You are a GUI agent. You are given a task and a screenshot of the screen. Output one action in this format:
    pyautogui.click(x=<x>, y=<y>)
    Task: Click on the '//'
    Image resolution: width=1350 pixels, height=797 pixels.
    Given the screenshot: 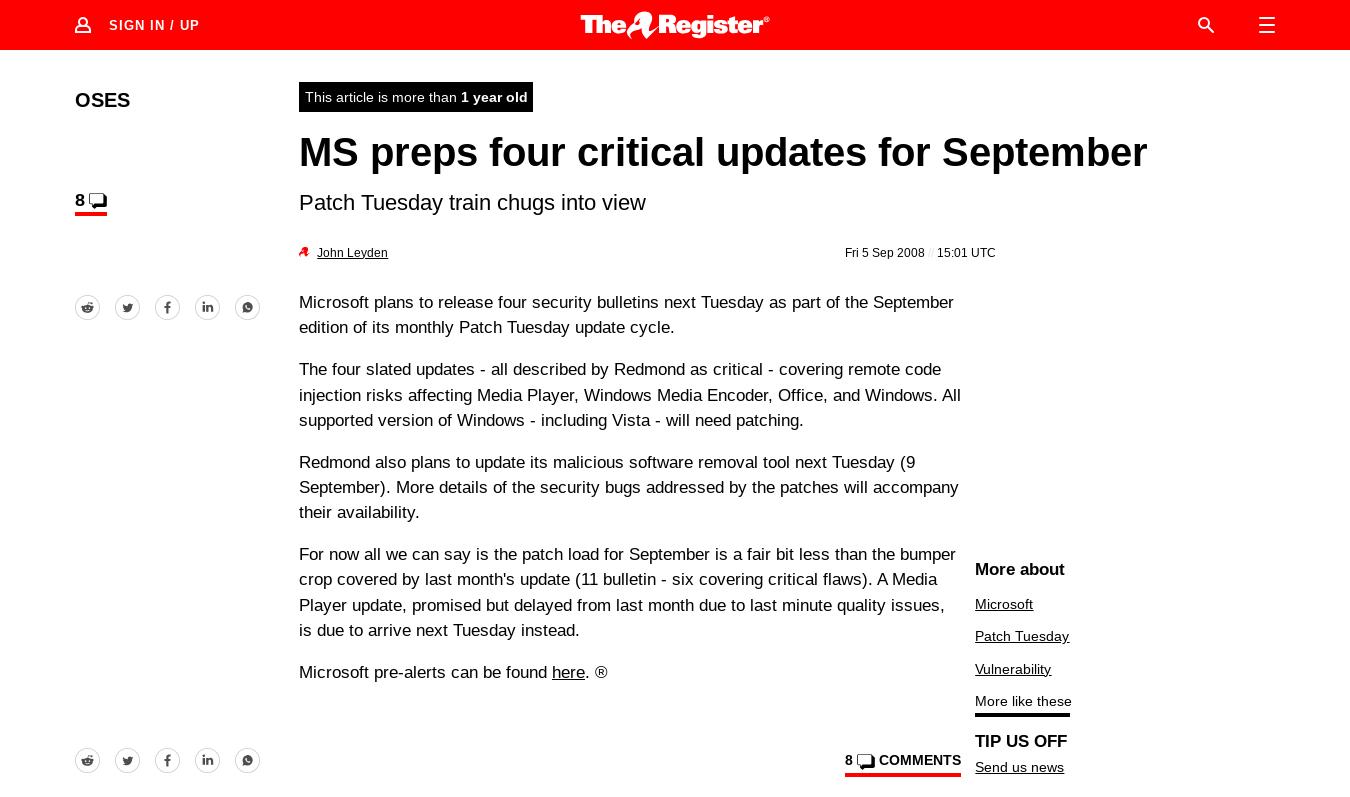 What is the action you would take?
    pyautogui.click(x=930, y=250)
    